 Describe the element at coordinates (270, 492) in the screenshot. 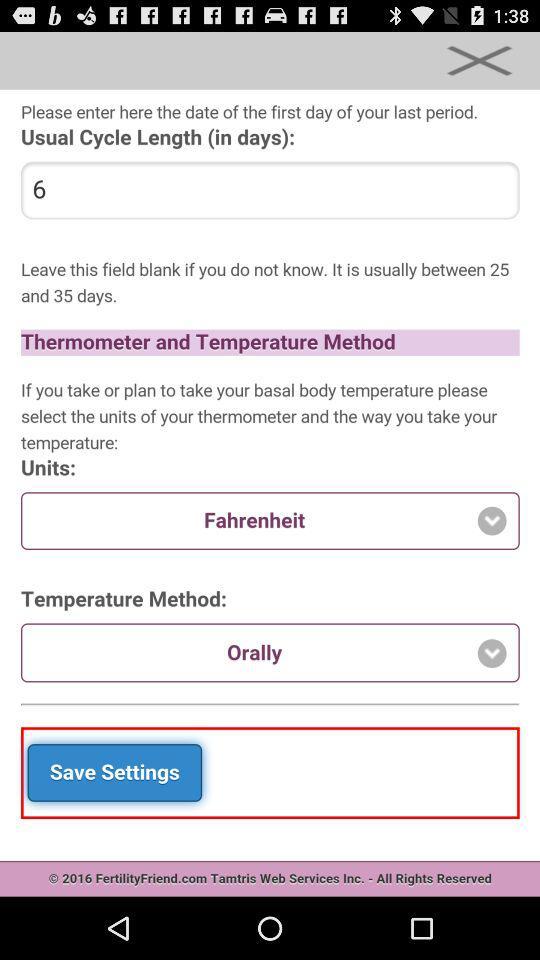

I see `fertility app content` at that location.